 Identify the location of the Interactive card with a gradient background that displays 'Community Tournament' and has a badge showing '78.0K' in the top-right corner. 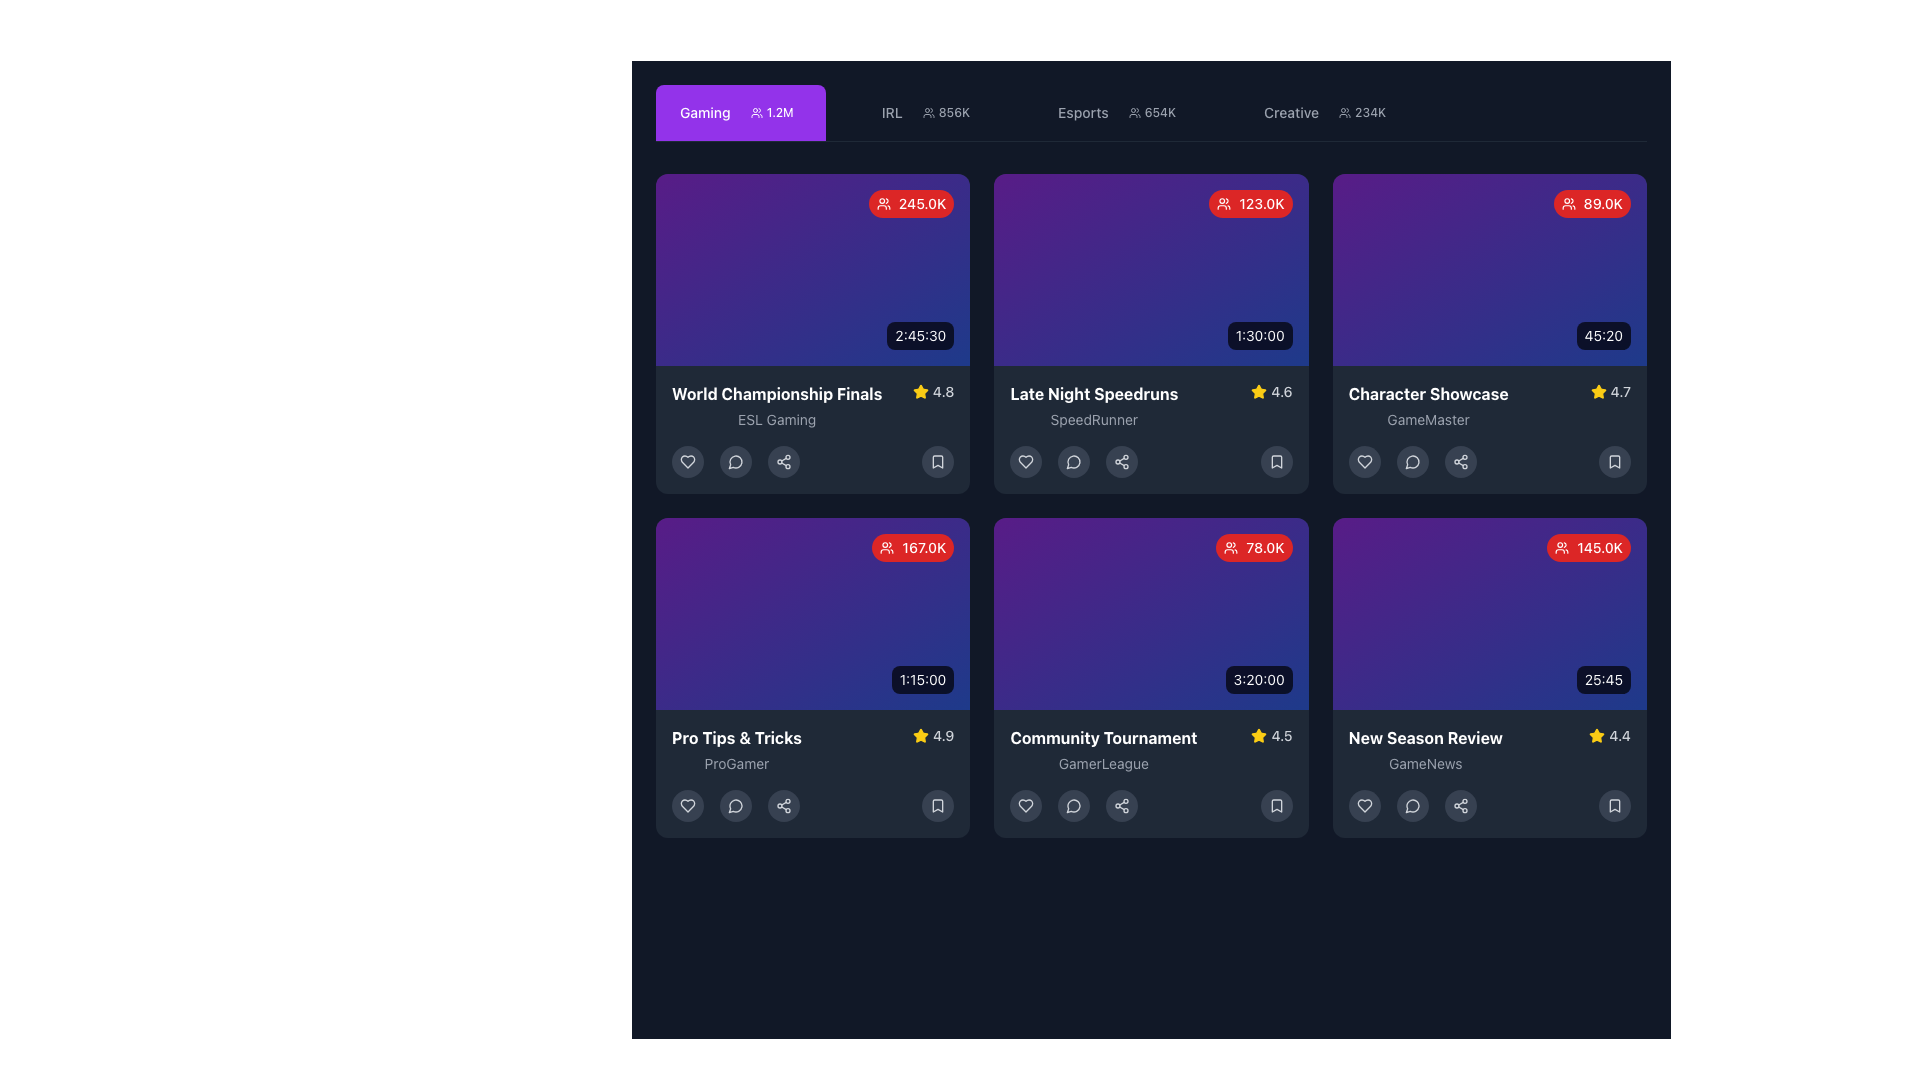
(1151, 677).